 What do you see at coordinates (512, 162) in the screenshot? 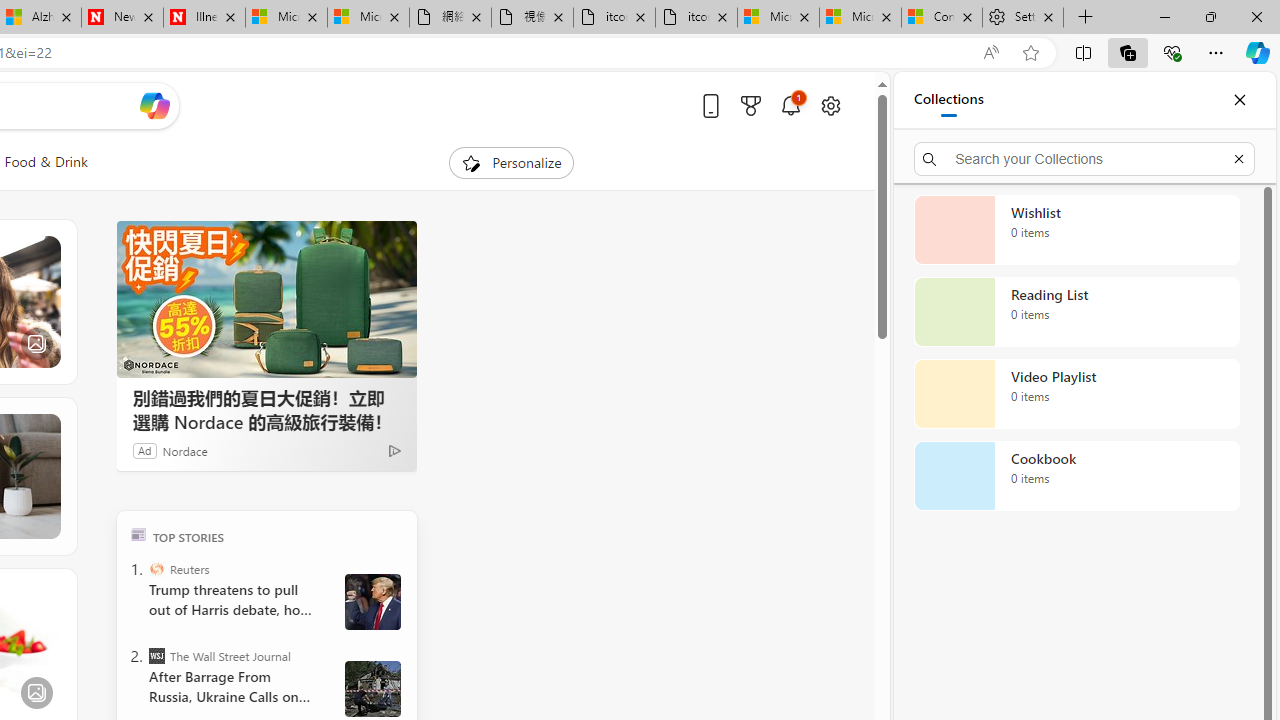
I see `'Personalize'` at bounding box center [512, 162].